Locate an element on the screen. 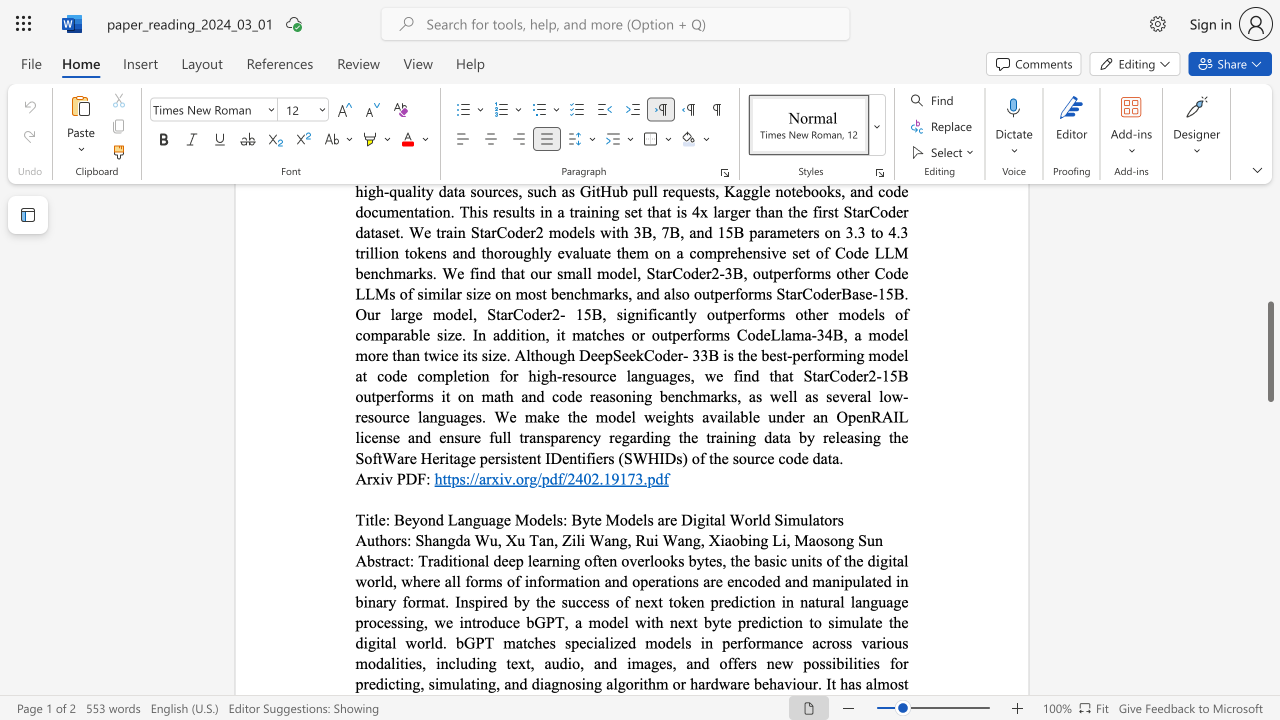 The height and width of the screenshot is (720, 1280). the scrollbar and move down 270 pixels is located at coordinates (1269, 351).